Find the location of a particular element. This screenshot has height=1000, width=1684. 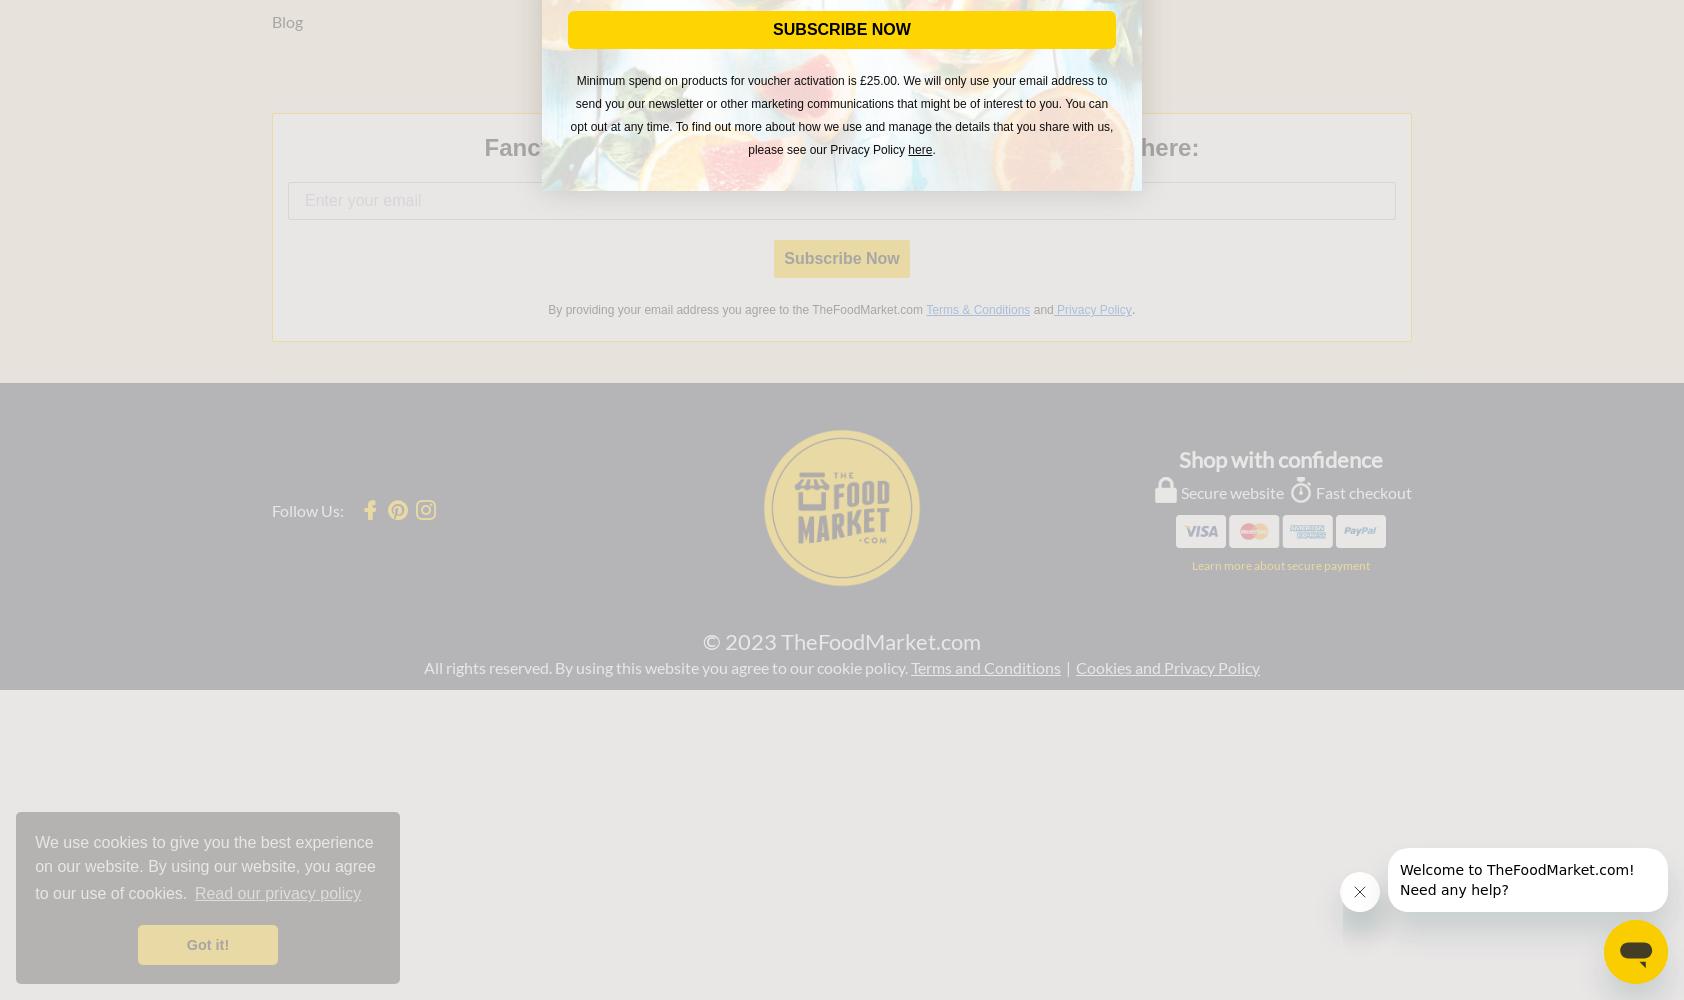

'Shop with confidence' is located at coordinates (1279, 457).